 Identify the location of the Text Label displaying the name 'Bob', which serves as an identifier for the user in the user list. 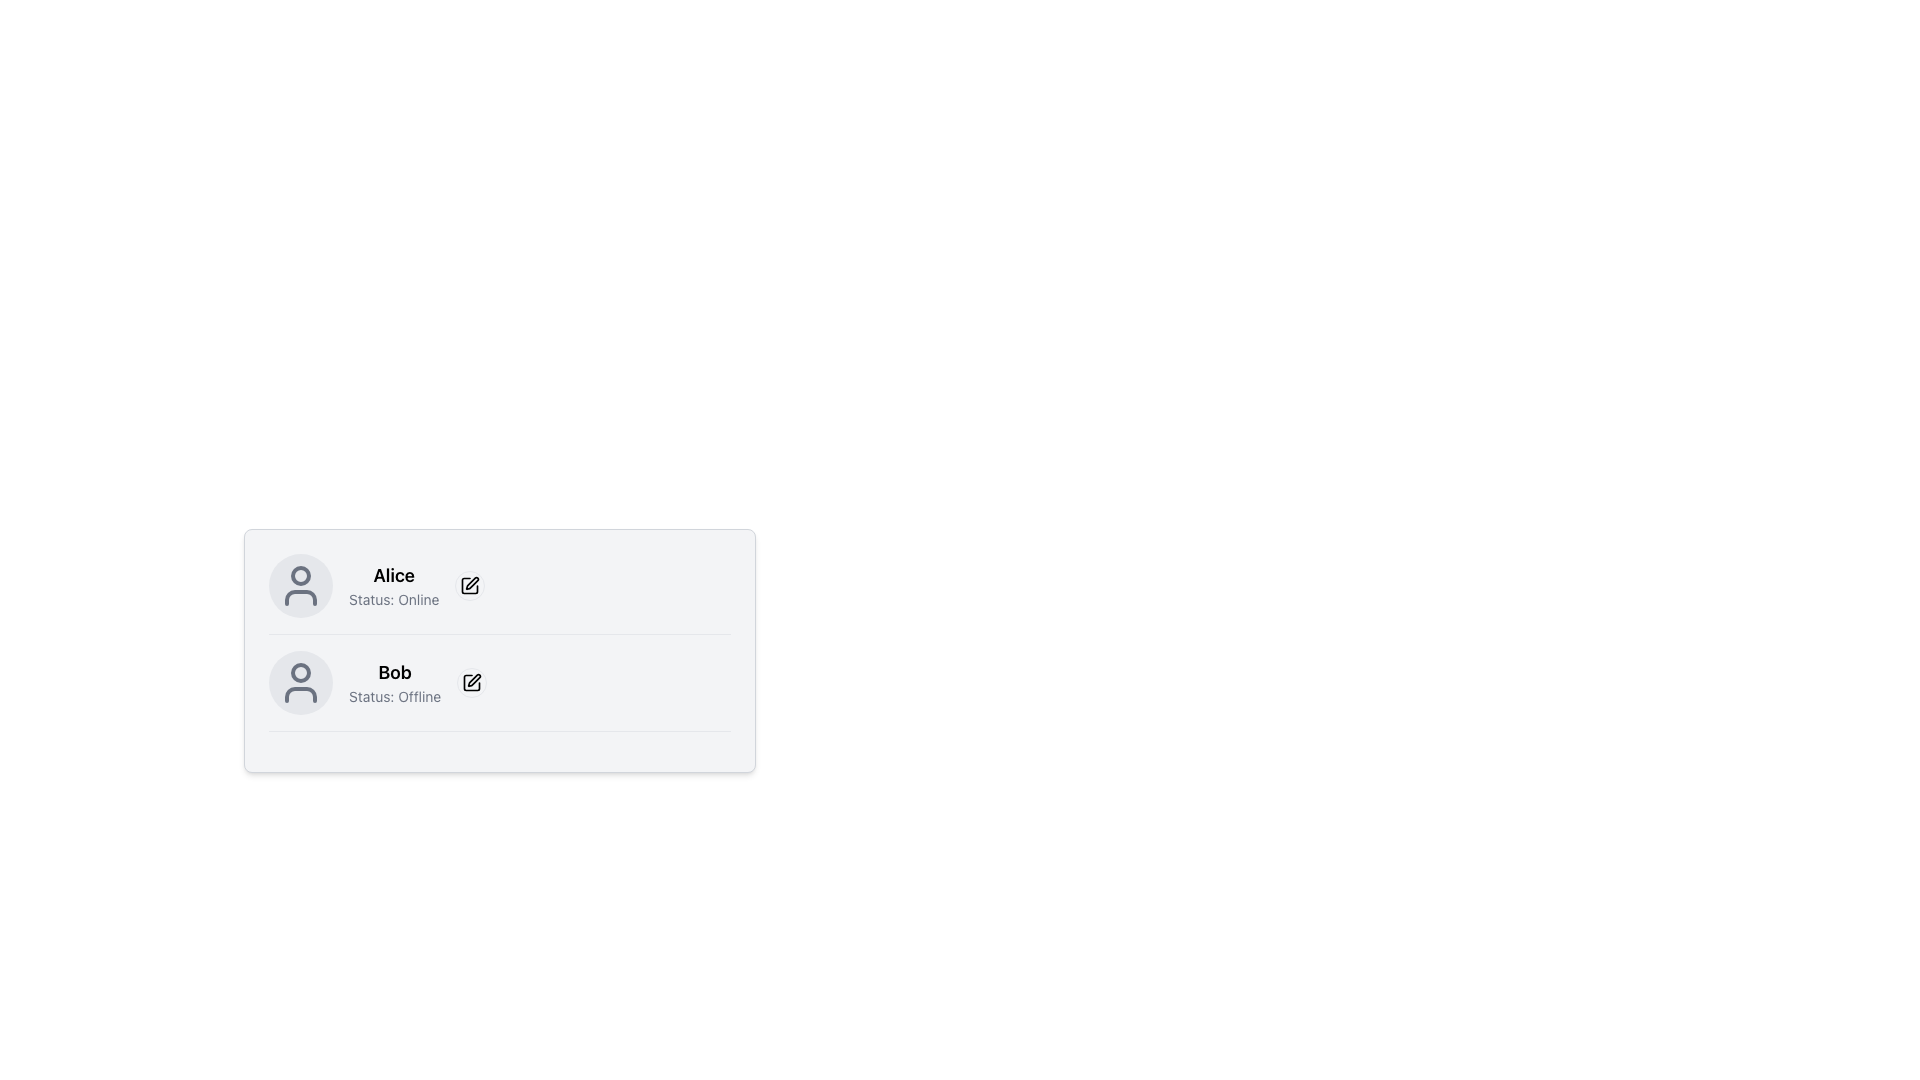
(395, 672).